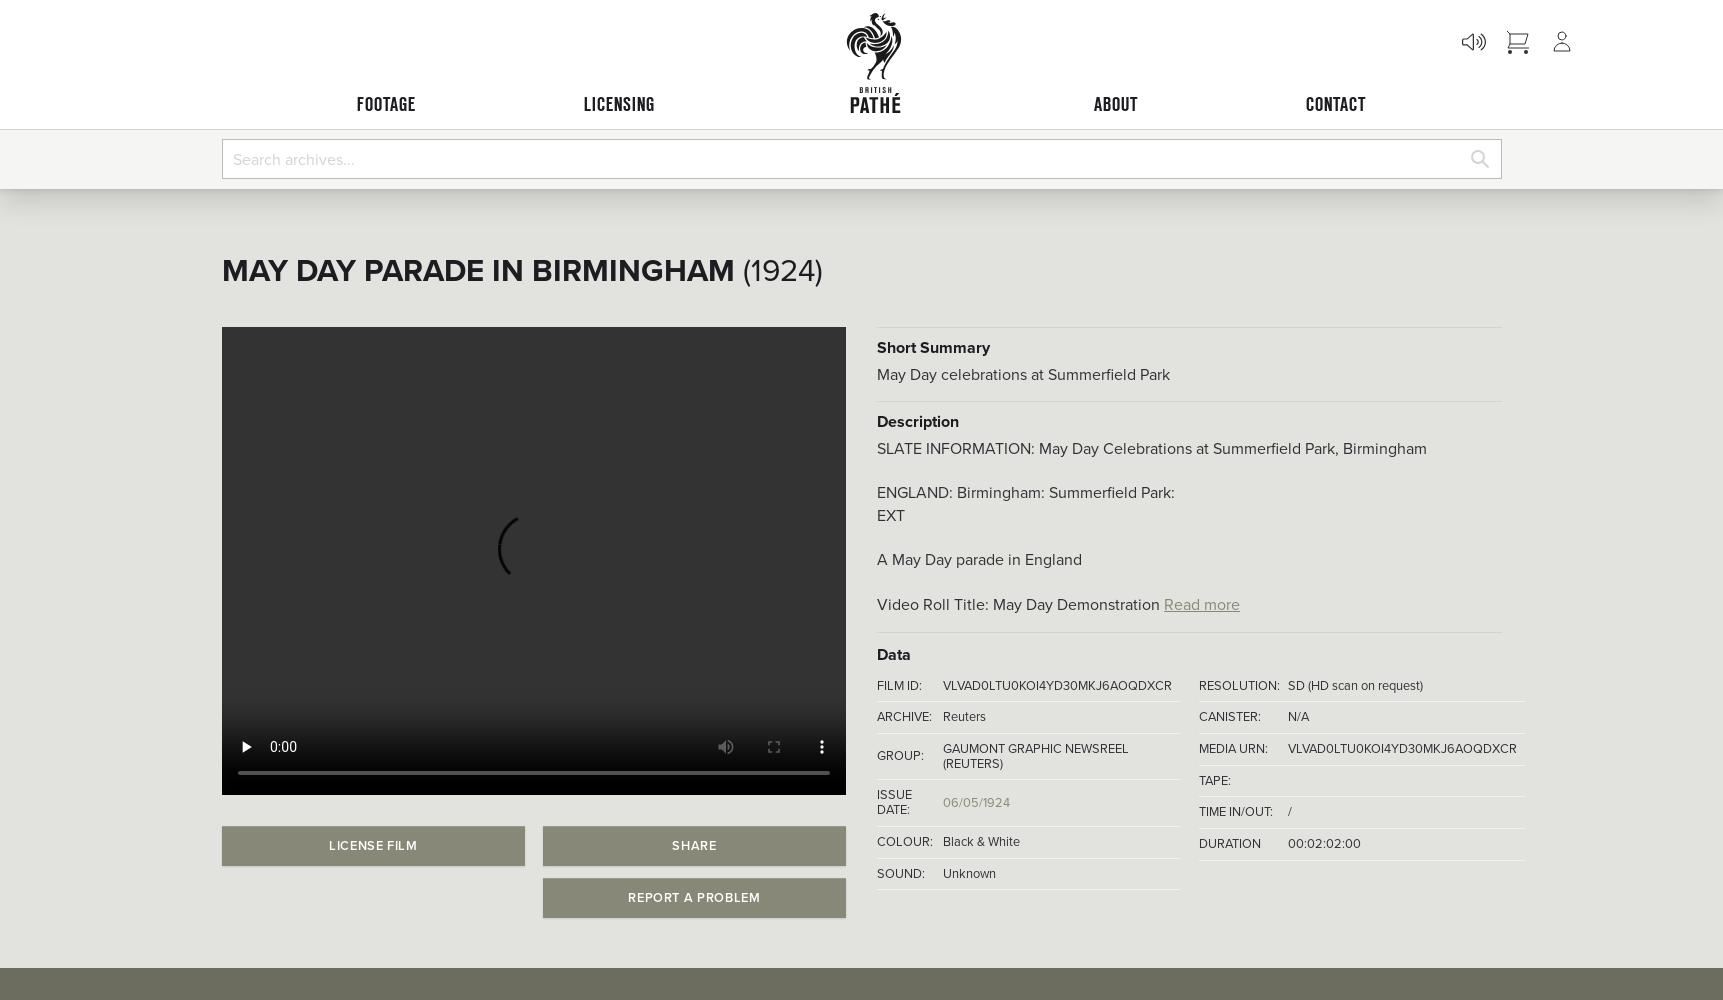 Image resolution: width=1723 pixels, height=1000 pixels. I want to click on 'GAUMONT GRAPHIC NEWSREEL (REUTERS)', so click(1034, 755).